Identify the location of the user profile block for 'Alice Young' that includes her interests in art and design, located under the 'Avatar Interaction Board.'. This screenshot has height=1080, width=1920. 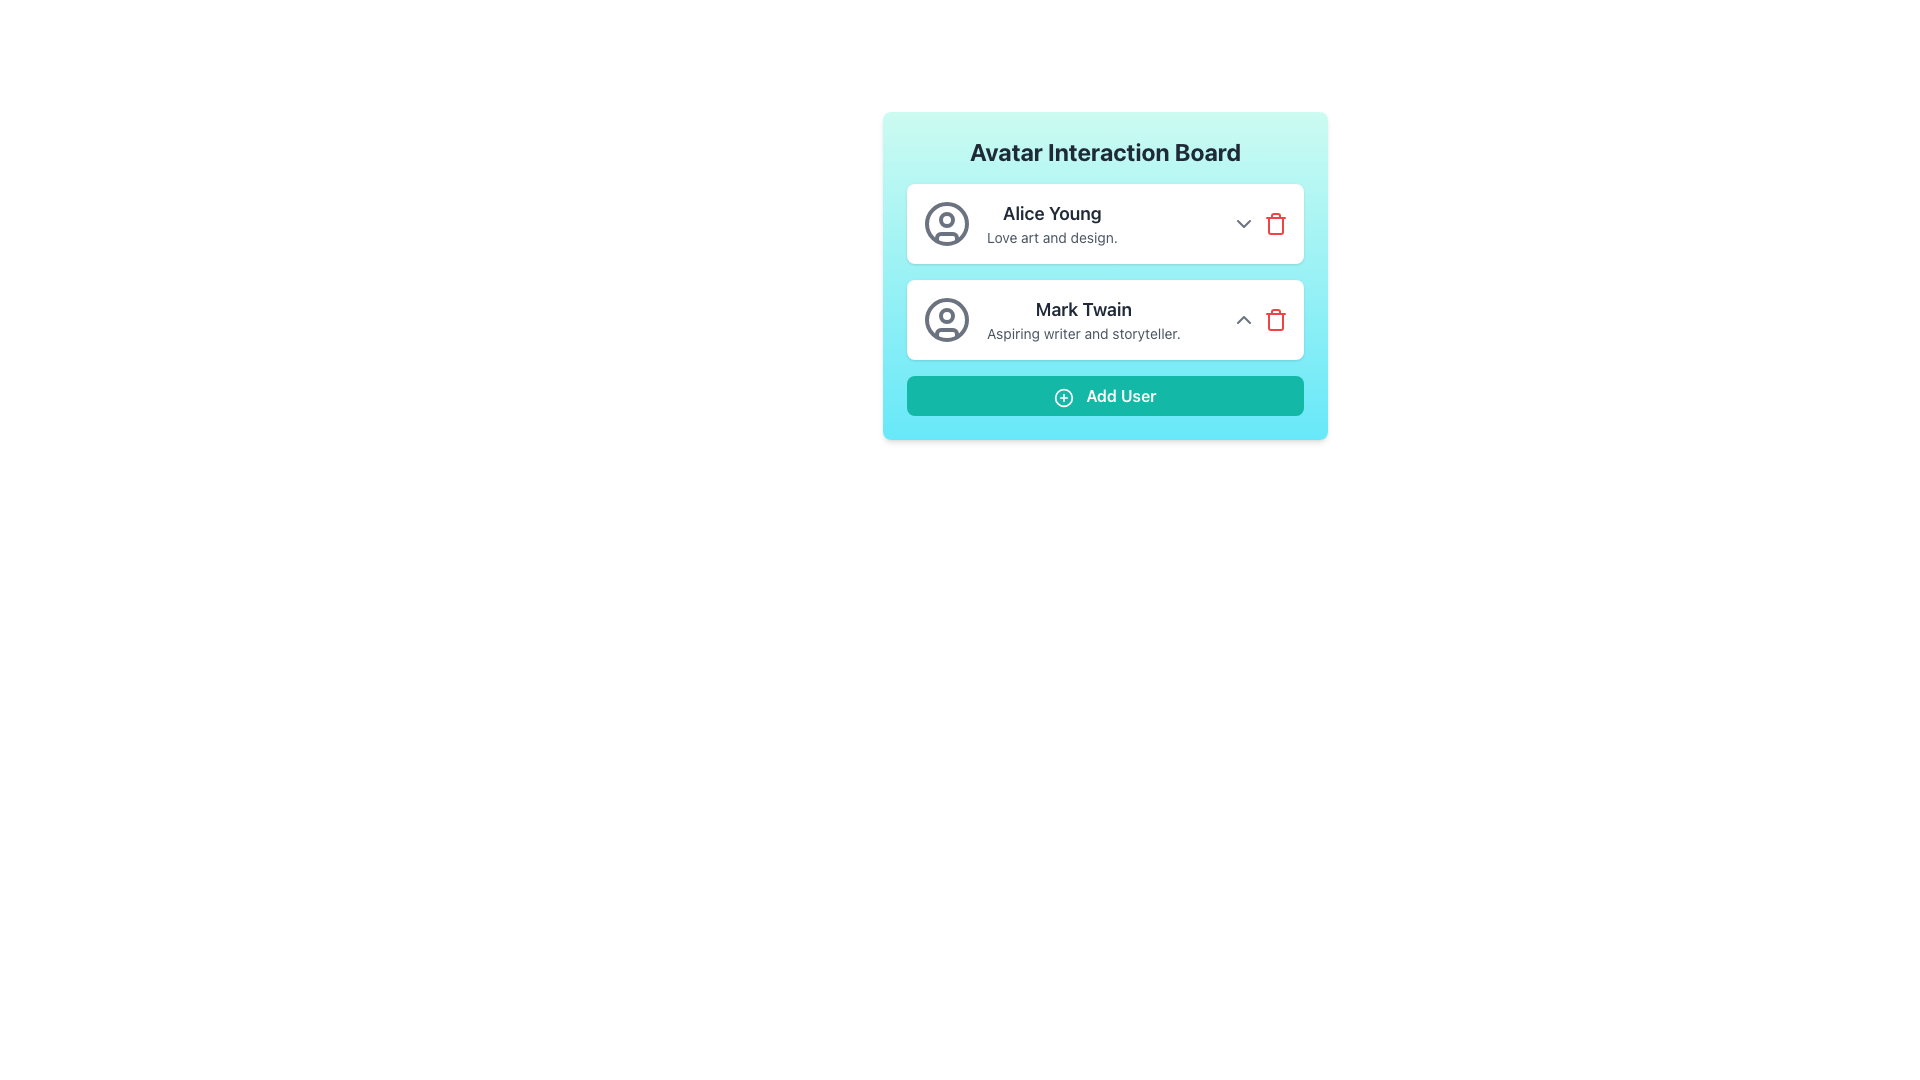
(1104, 223).